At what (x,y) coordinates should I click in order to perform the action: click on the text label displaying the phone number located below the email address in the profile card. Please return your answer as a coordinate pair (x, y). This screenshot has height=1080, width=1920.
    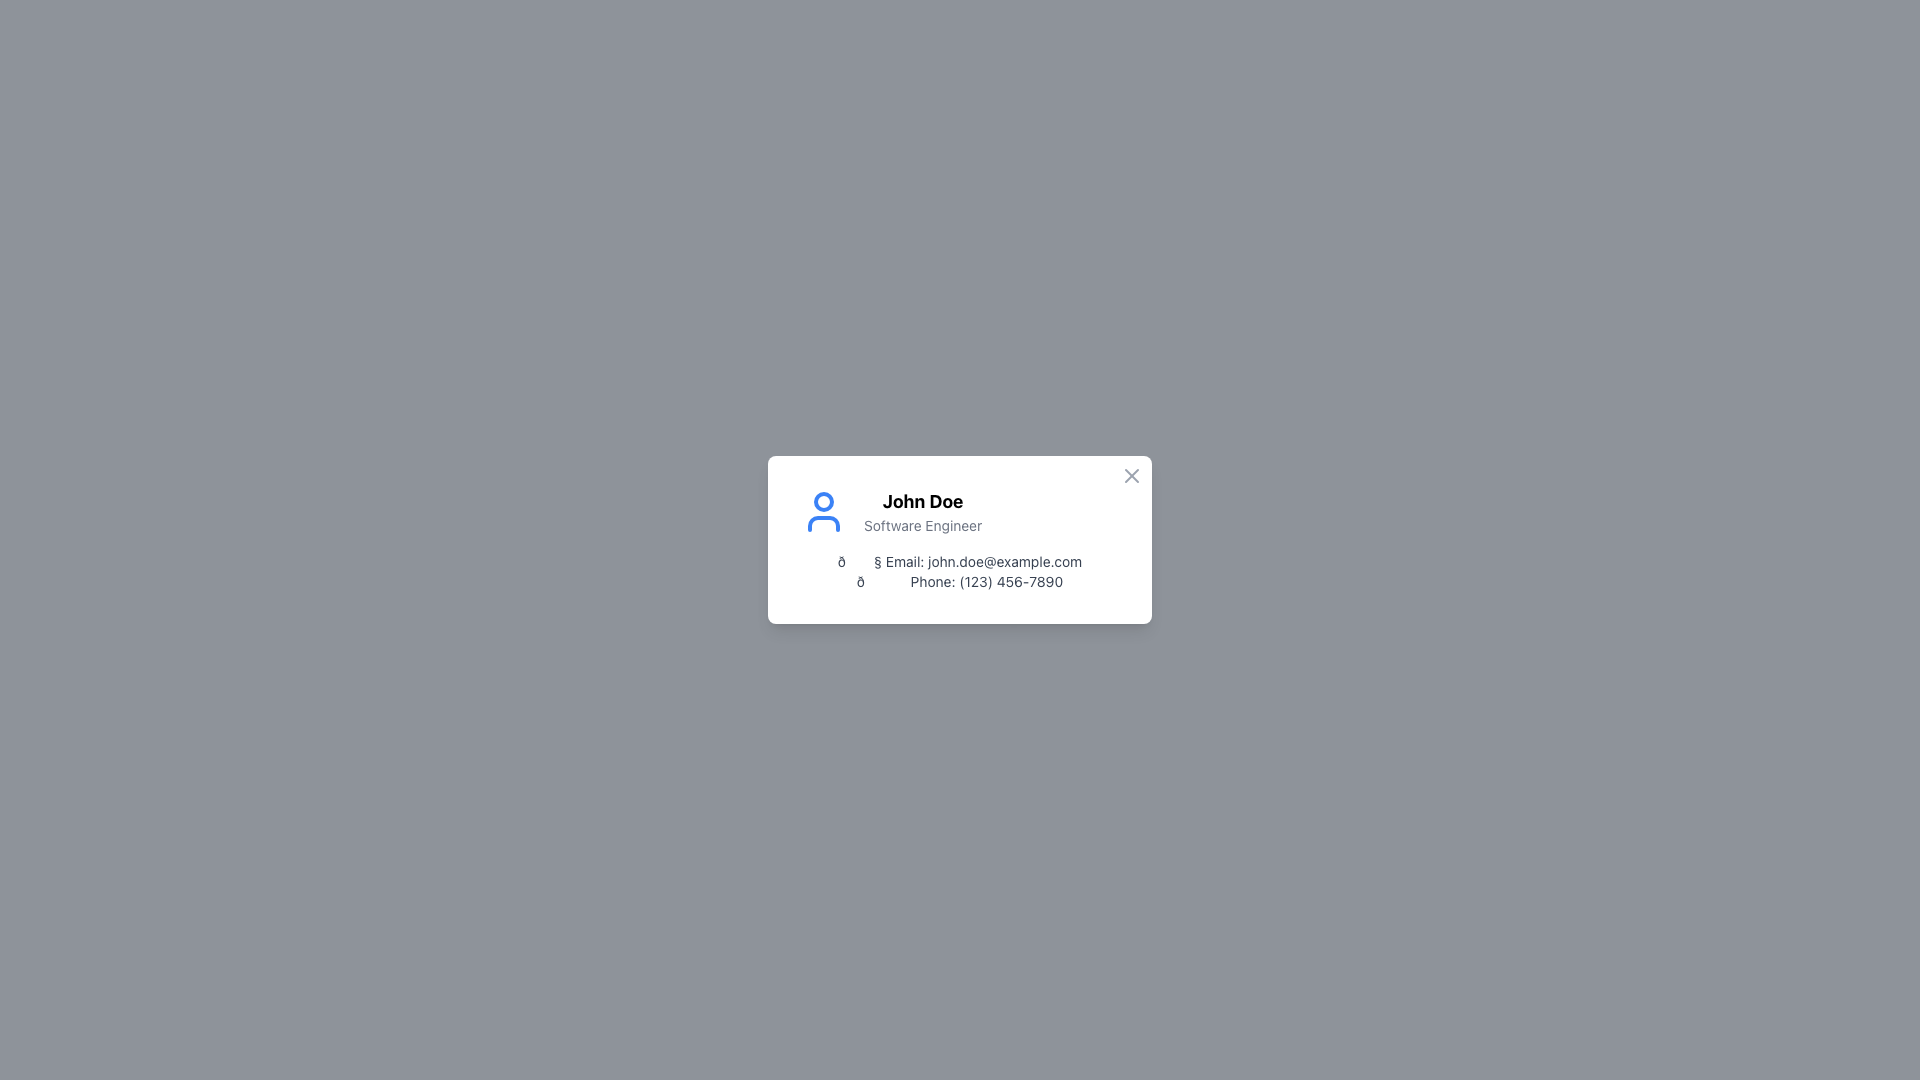
    Looking at the image, I should click on (960, 582).